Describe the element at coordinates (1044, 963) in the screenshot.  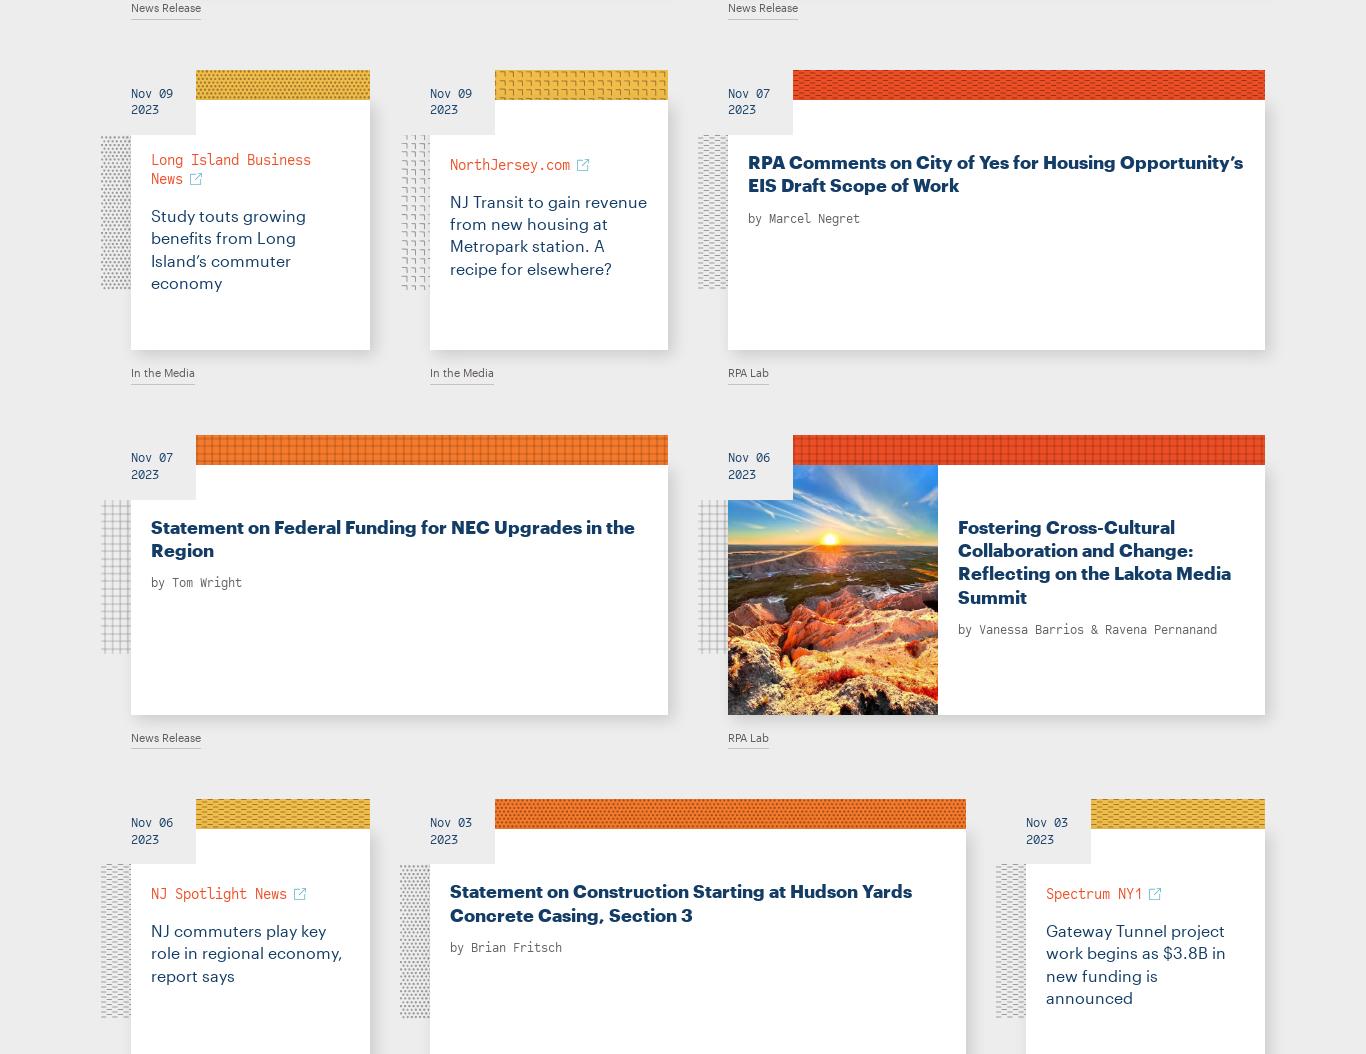
I see `'Gateway Tunnel project work begins as $3.8B in new funding is announced'` at that location.